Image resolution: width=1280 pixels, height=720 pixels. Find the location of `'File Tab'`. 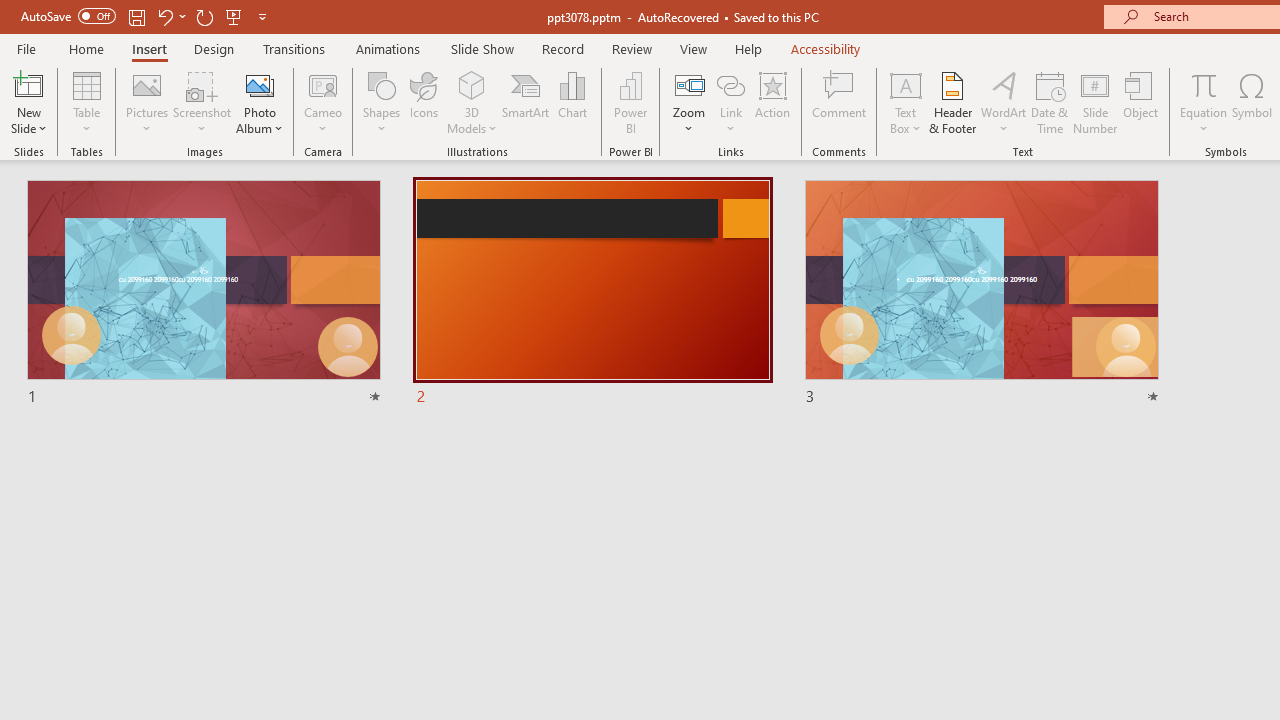

'File Tab' is located at coordinates (26, 47).